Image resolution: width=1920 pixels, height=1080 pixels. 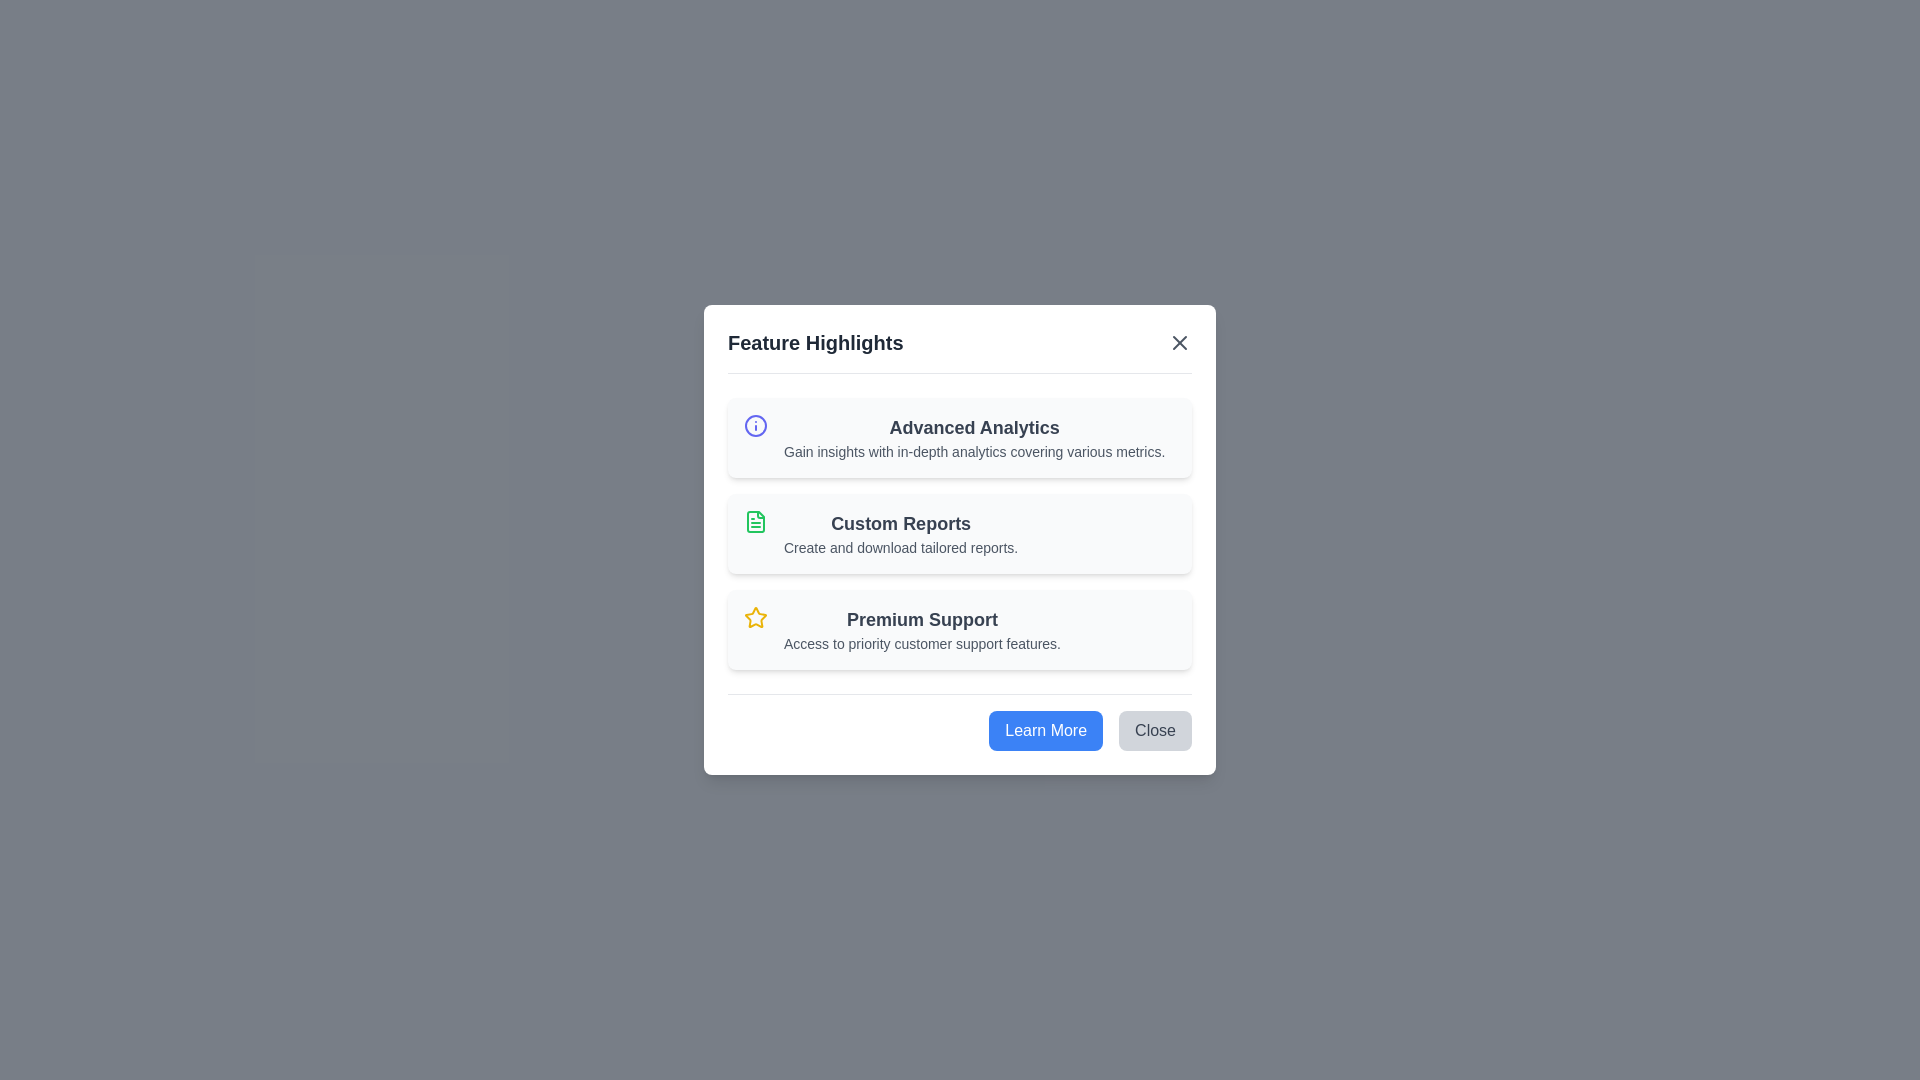 I want to click on the 'Close' button, which is a rectangular button with a light gray background and dark gray text, located at the bottom-right corner of the dialog, adjacent to the 'Learn More' button, so click(x=1155, y=731).